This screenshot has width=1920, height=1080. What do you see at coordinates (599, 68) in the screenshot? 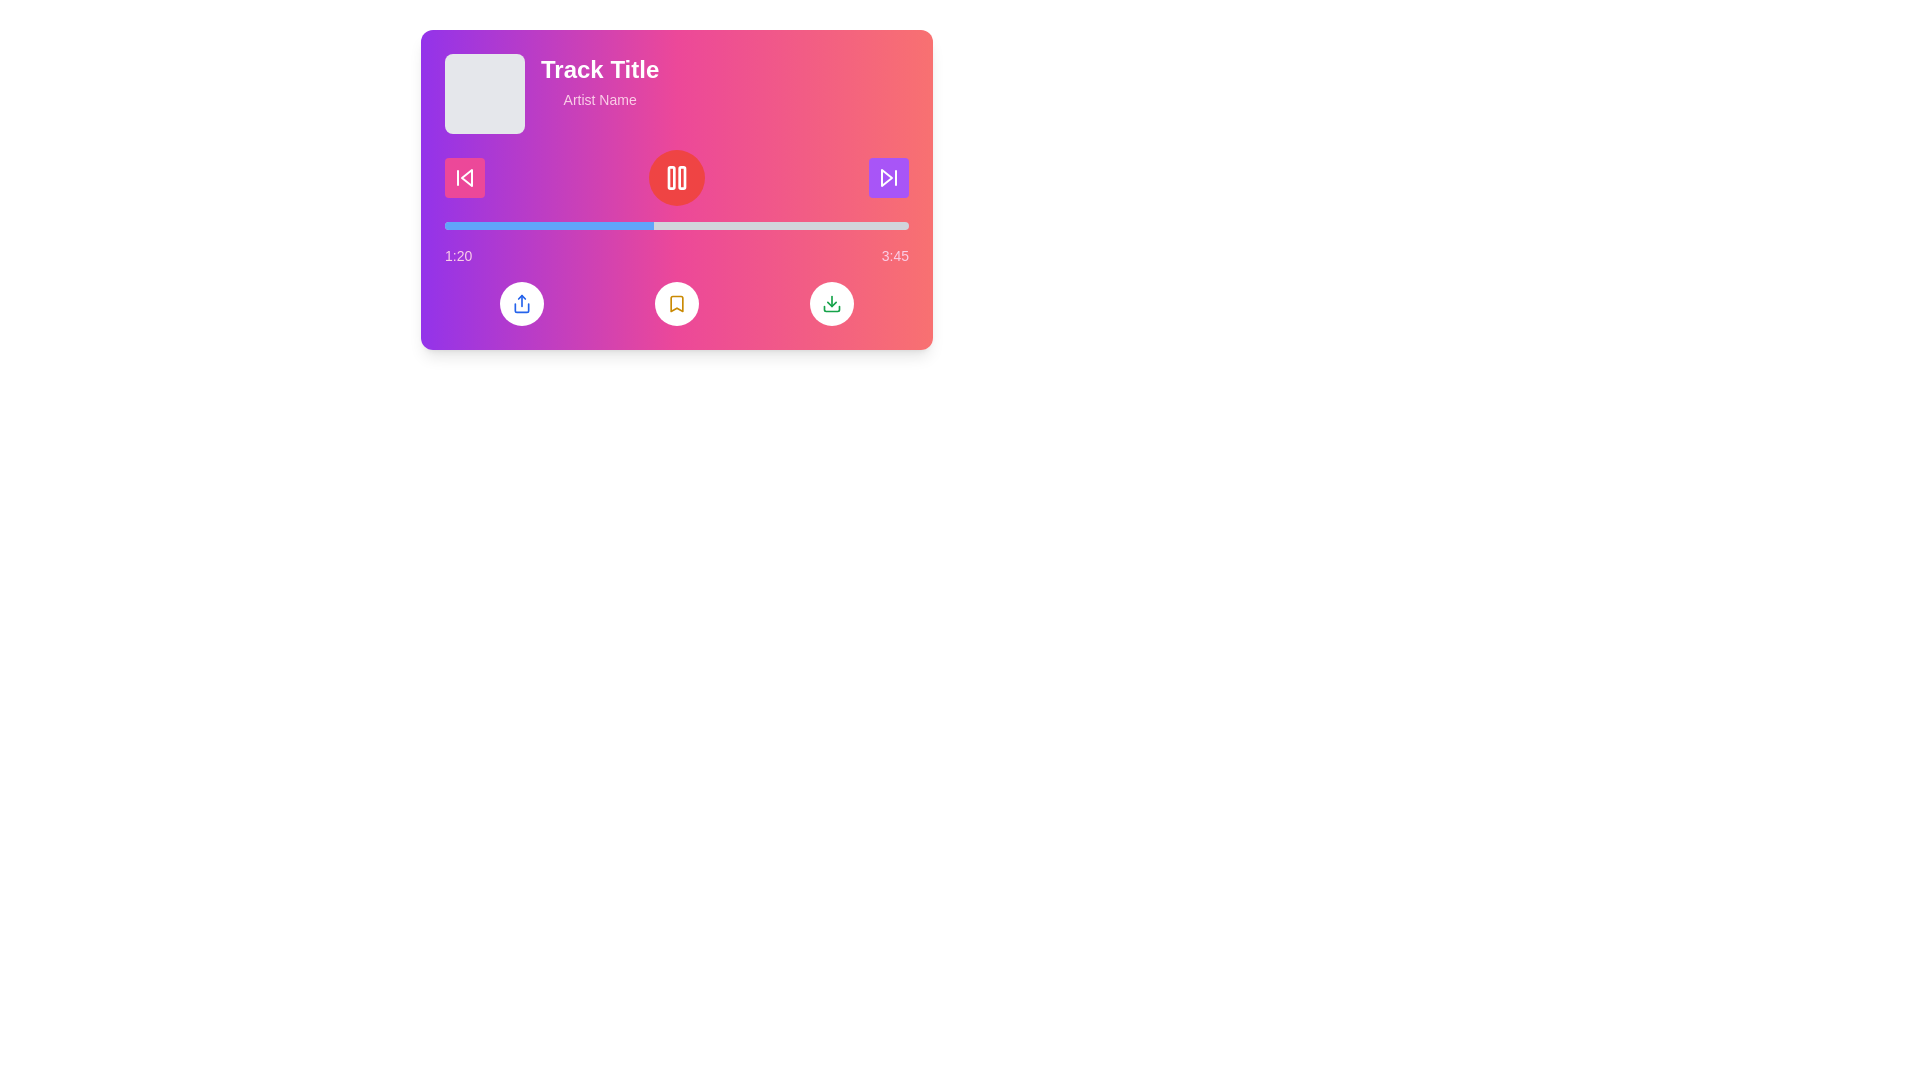
I see `the 'Track Title' text label, which displays the title of the track currently being viewed or played` at bounding box center [599, 68].